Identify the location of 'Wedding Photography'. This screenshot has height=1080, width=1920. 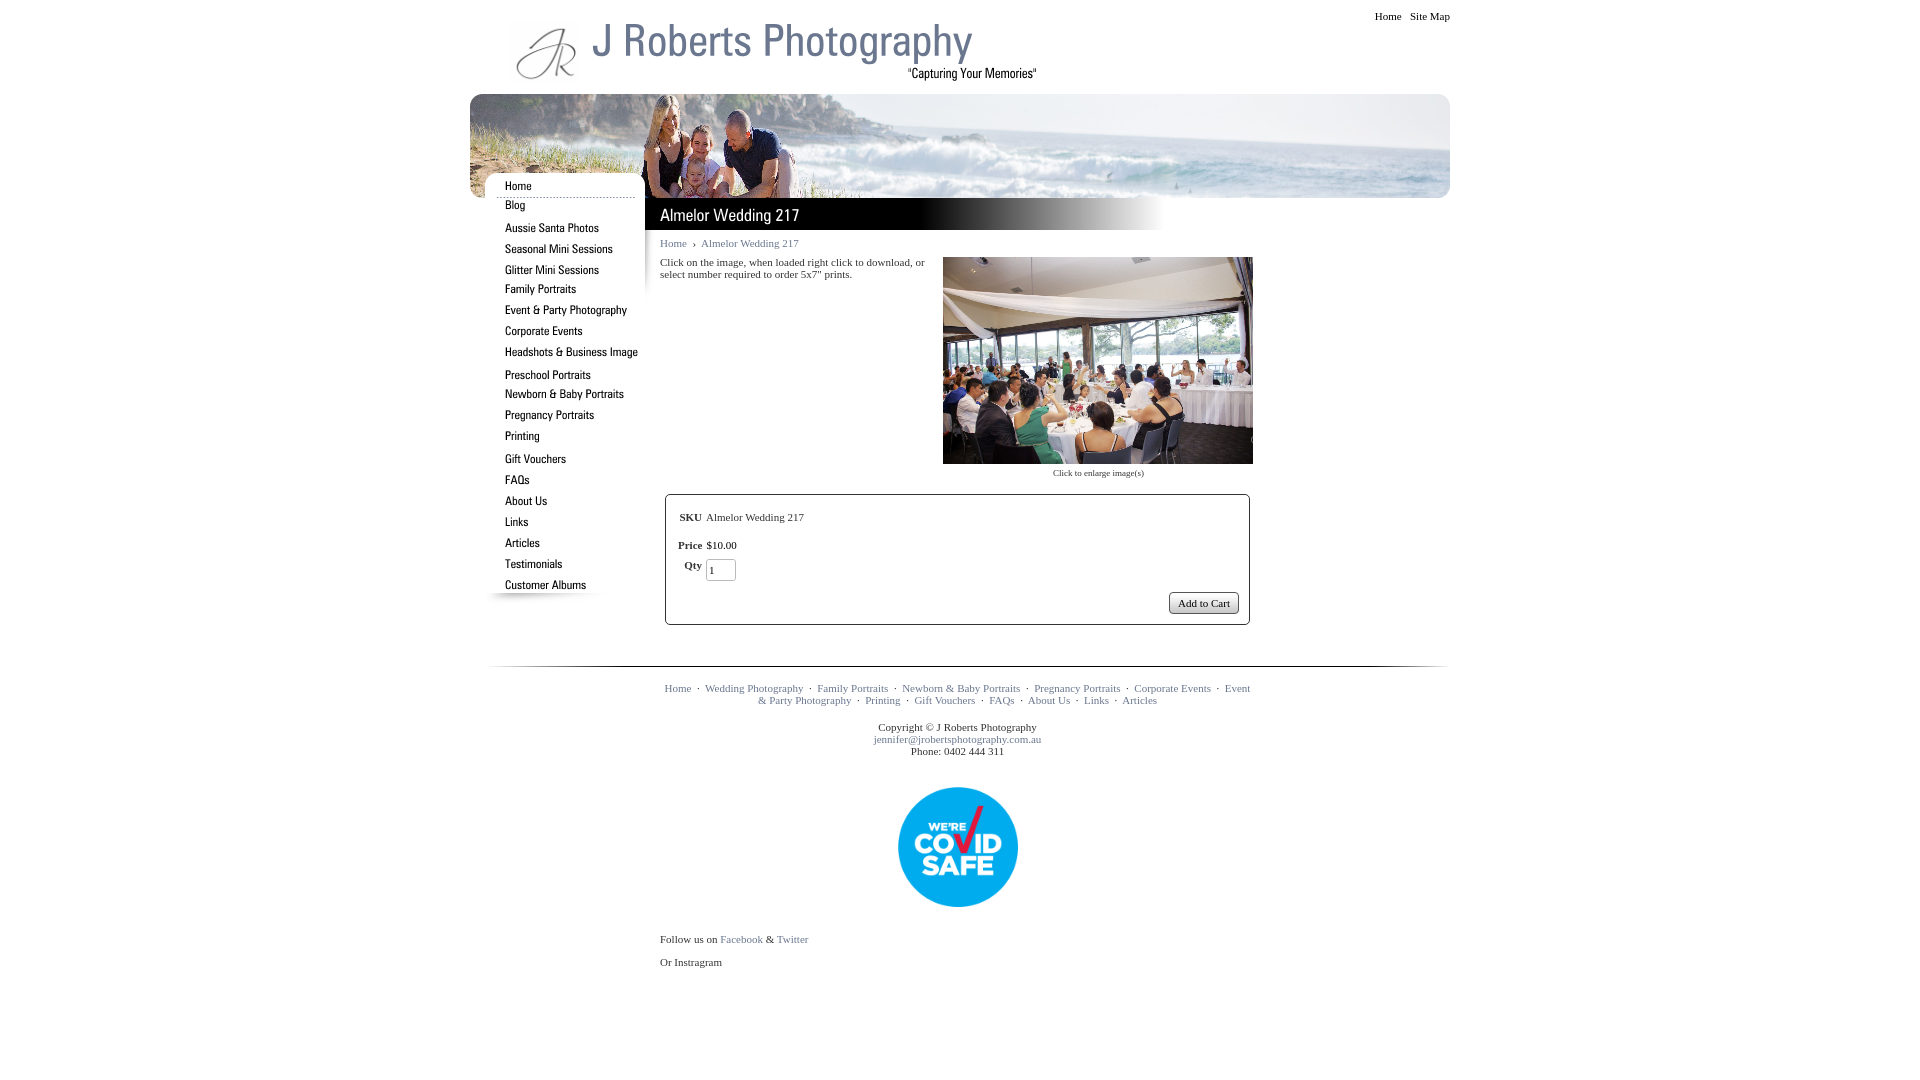
(752, 686).